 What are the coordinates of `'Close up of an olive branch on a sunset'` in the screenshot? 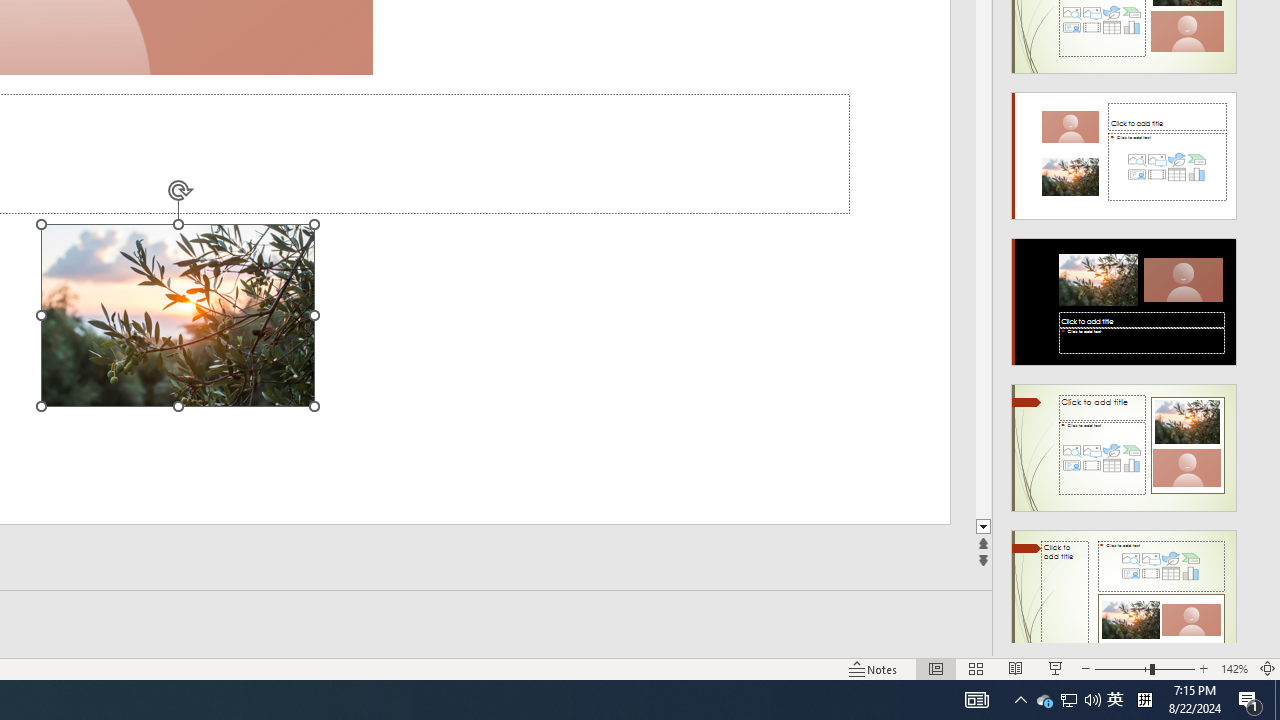 It's located at (177, 315).